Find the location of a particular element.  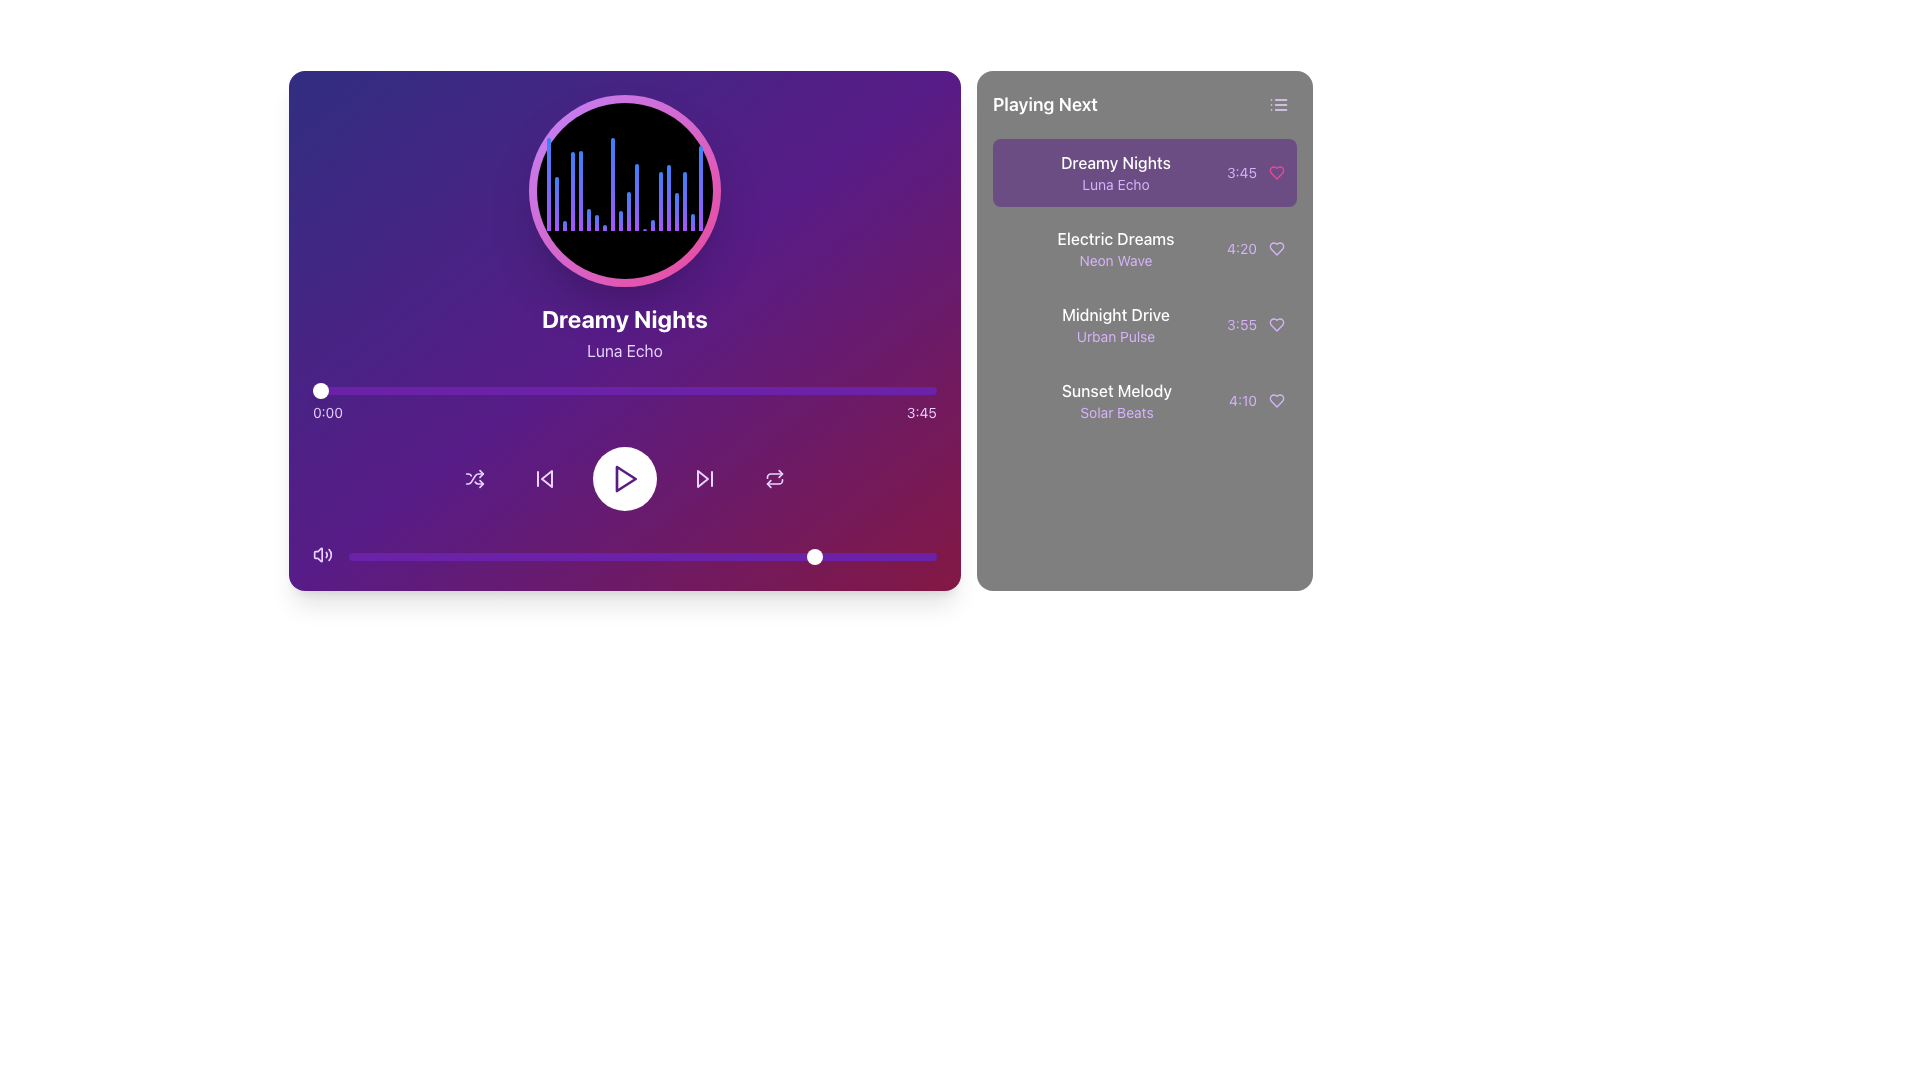

the static text label displaying 'Luna Echo', which is in light purple font against a gradient purple background, located beneath the 'Dreamy Nights' header in the music player section is located at coordinates (623, 350).